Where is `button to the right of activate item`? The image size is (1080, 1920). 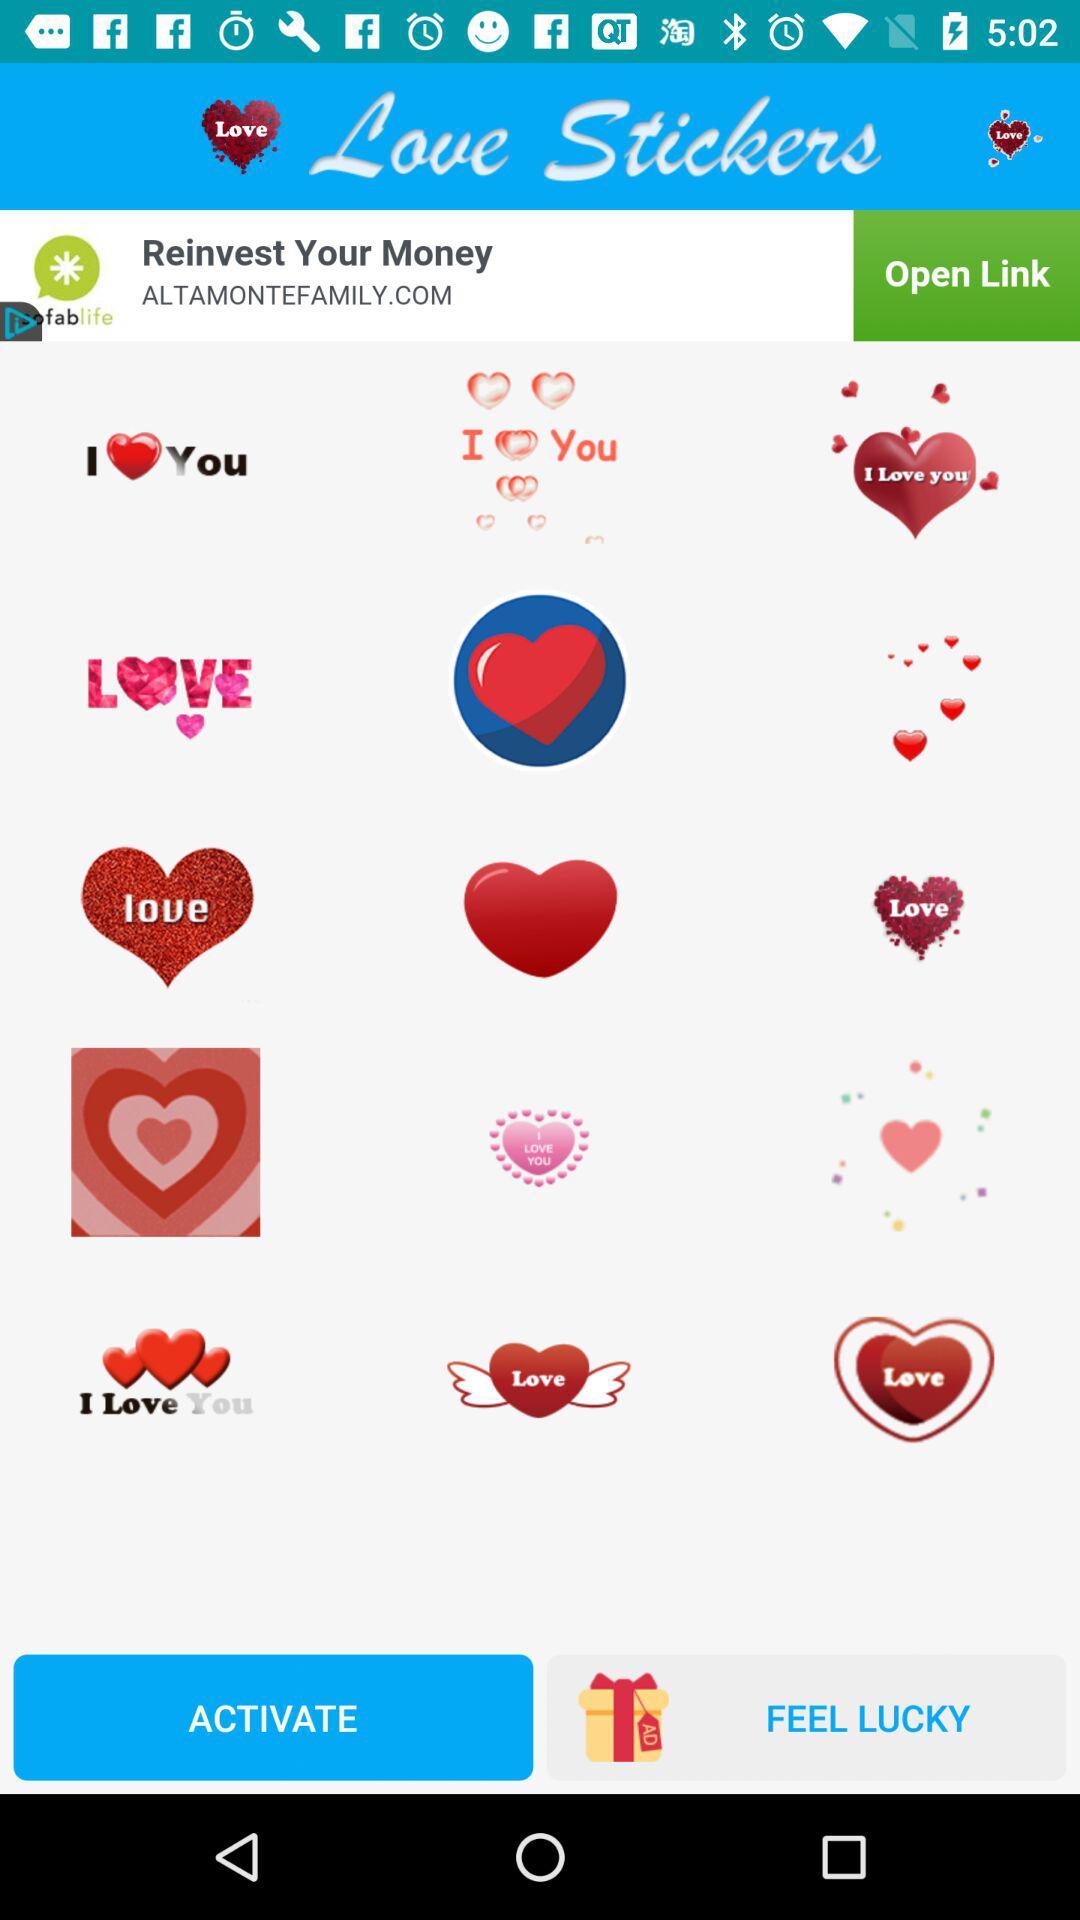
button to the right of activate item is located at coordinates (805, 1716).